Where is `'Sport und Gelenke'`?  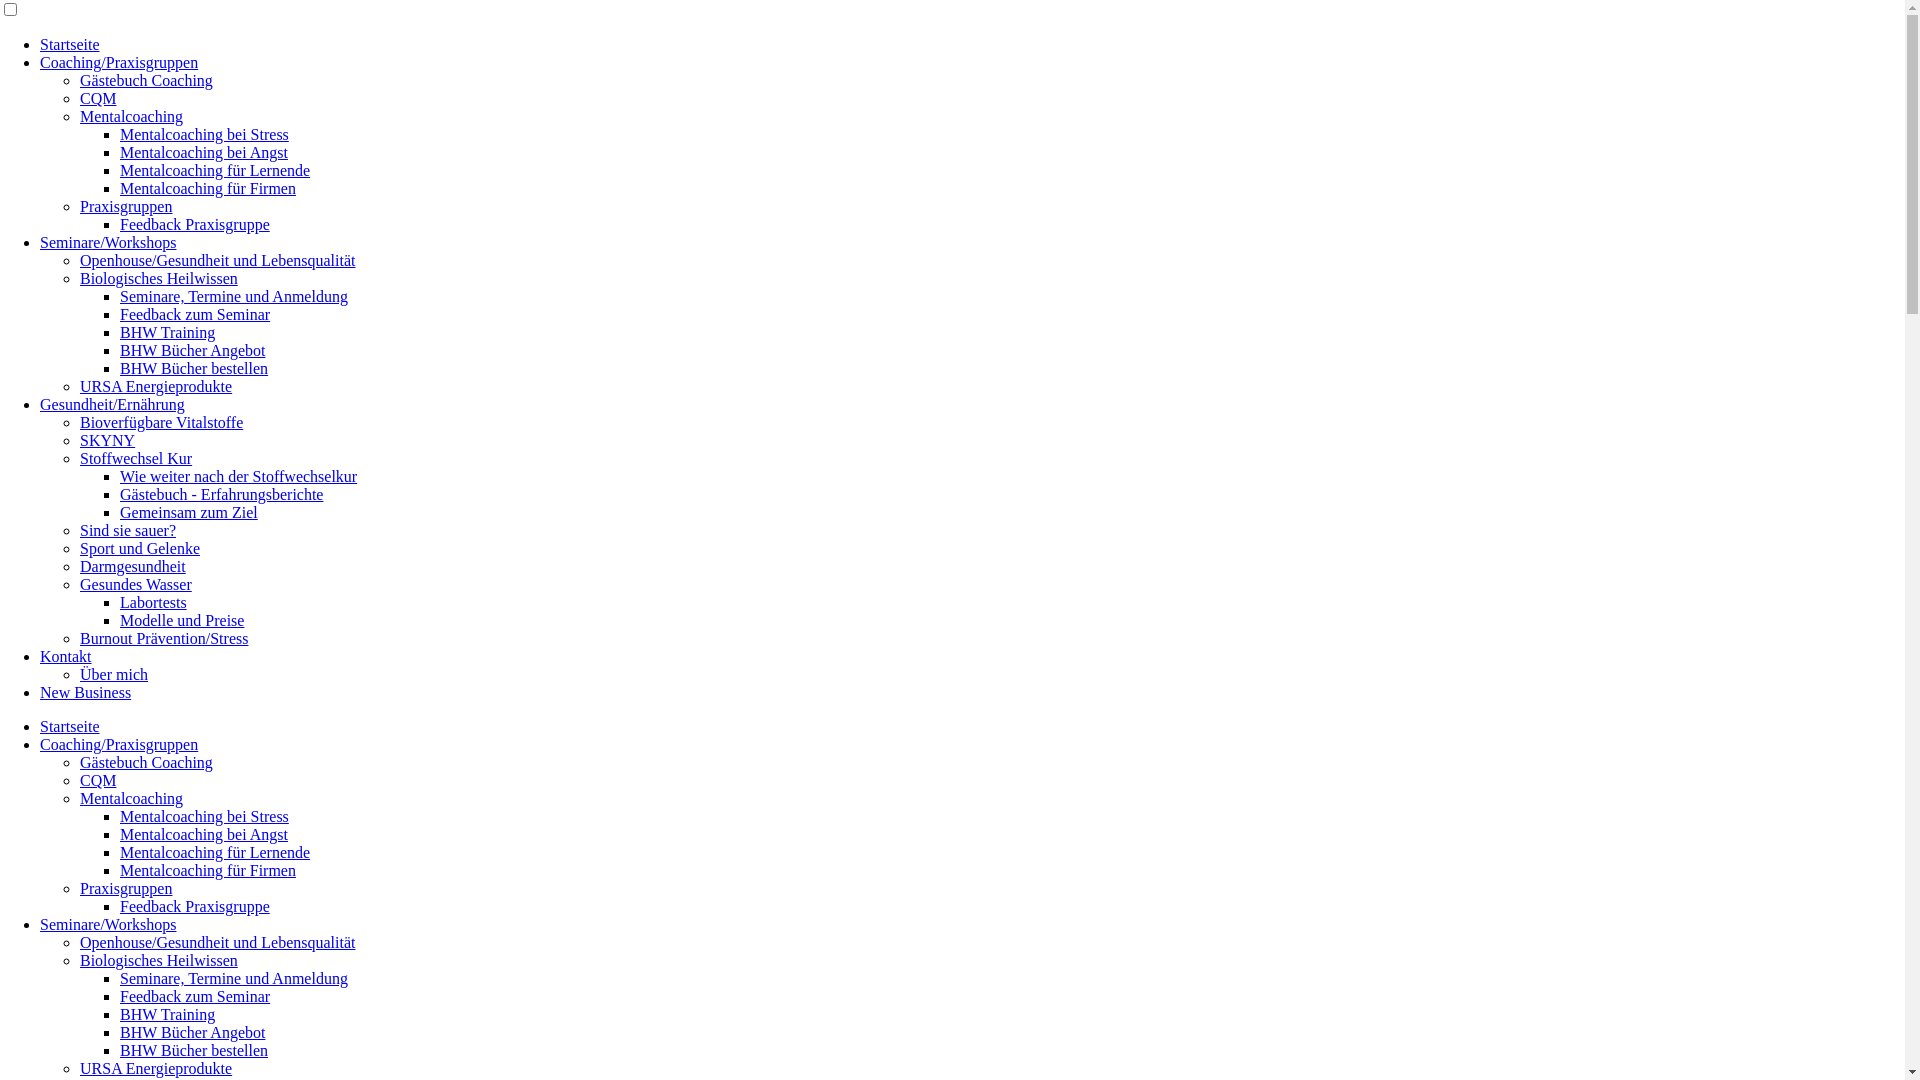
'Sport und Gelenke' is located at coordinates (80, 548).